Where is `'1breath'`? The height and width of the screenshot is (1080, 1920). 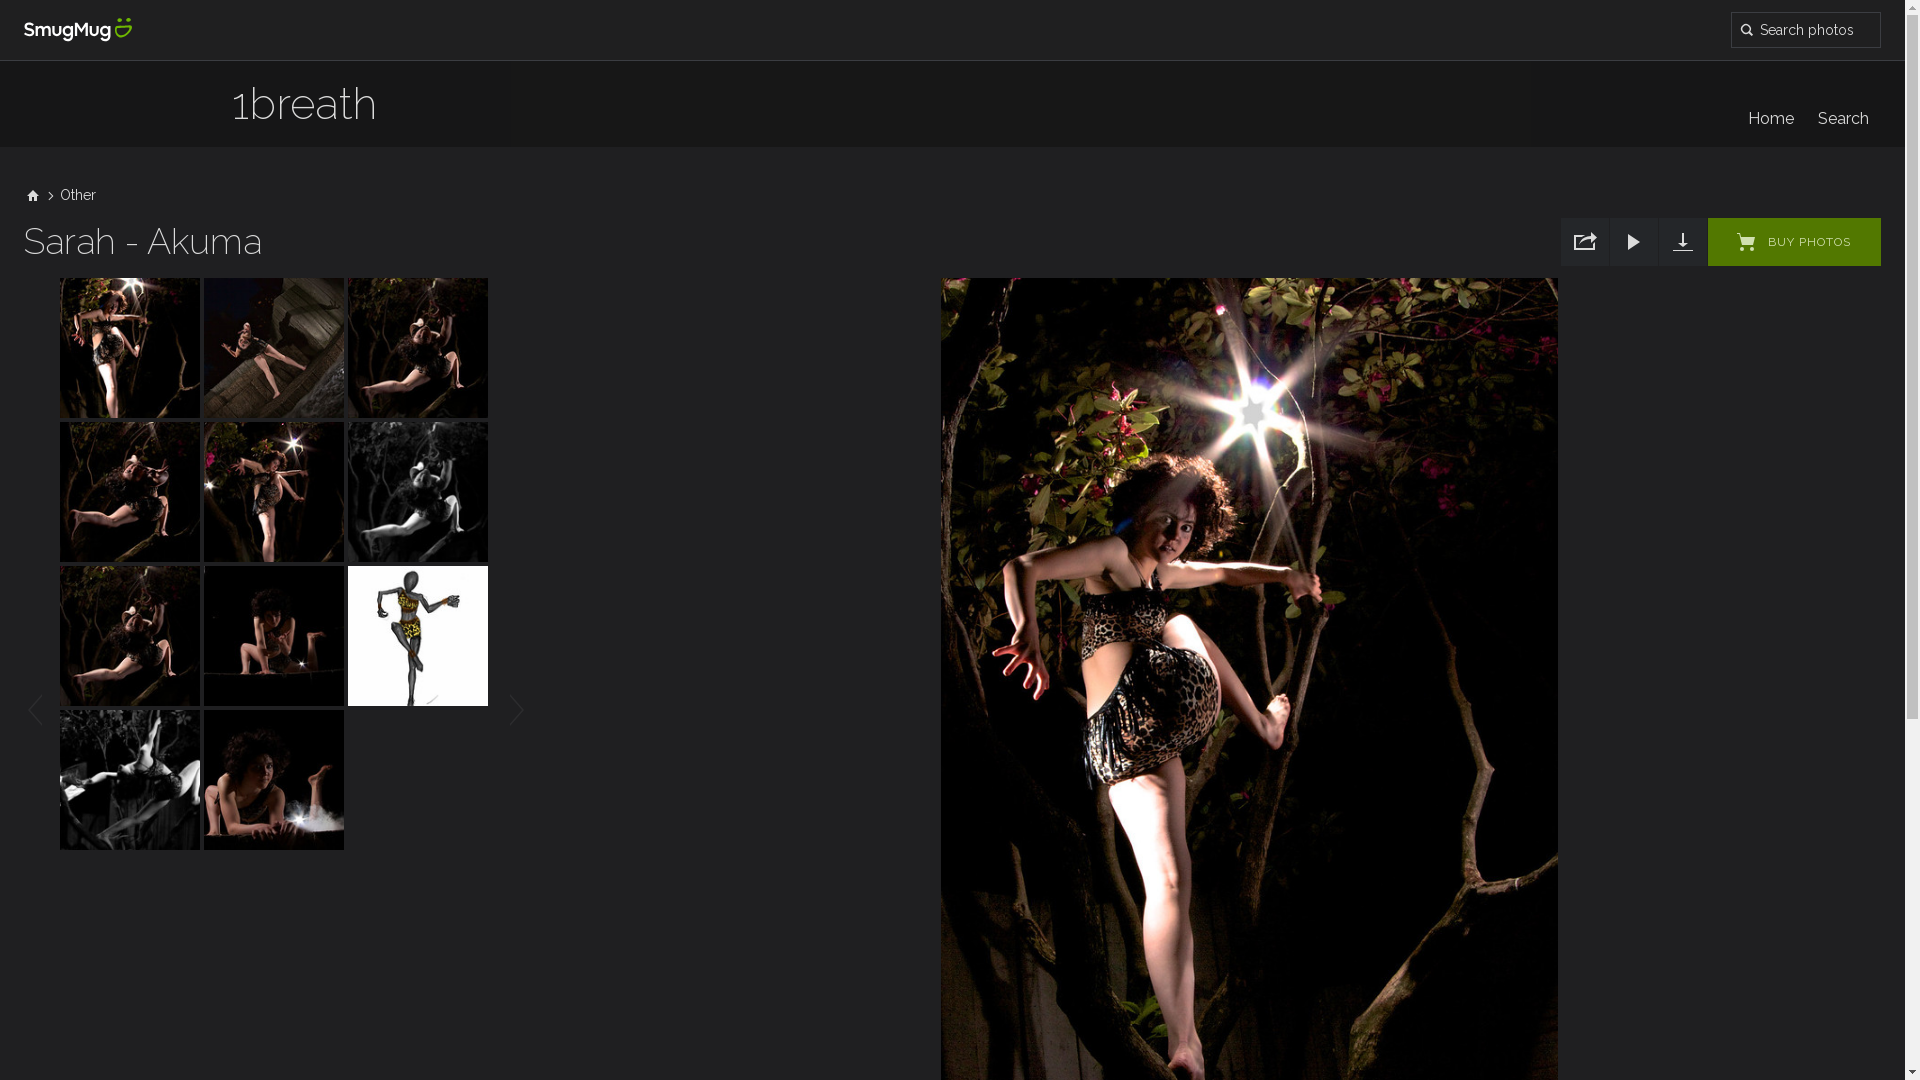 '1breath' is located at coordinates (231, 114).